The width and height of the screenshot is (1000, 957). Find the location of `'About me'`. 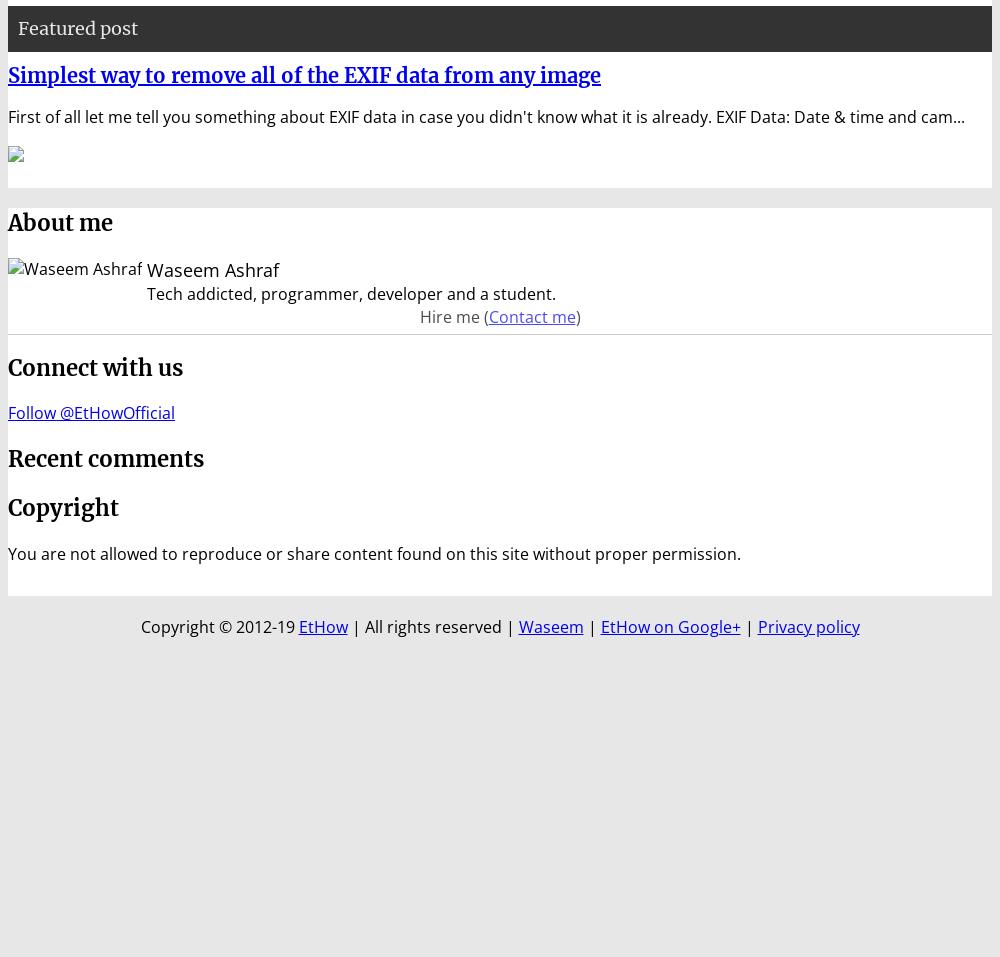

'About me' is located at coordinates (60, 221).